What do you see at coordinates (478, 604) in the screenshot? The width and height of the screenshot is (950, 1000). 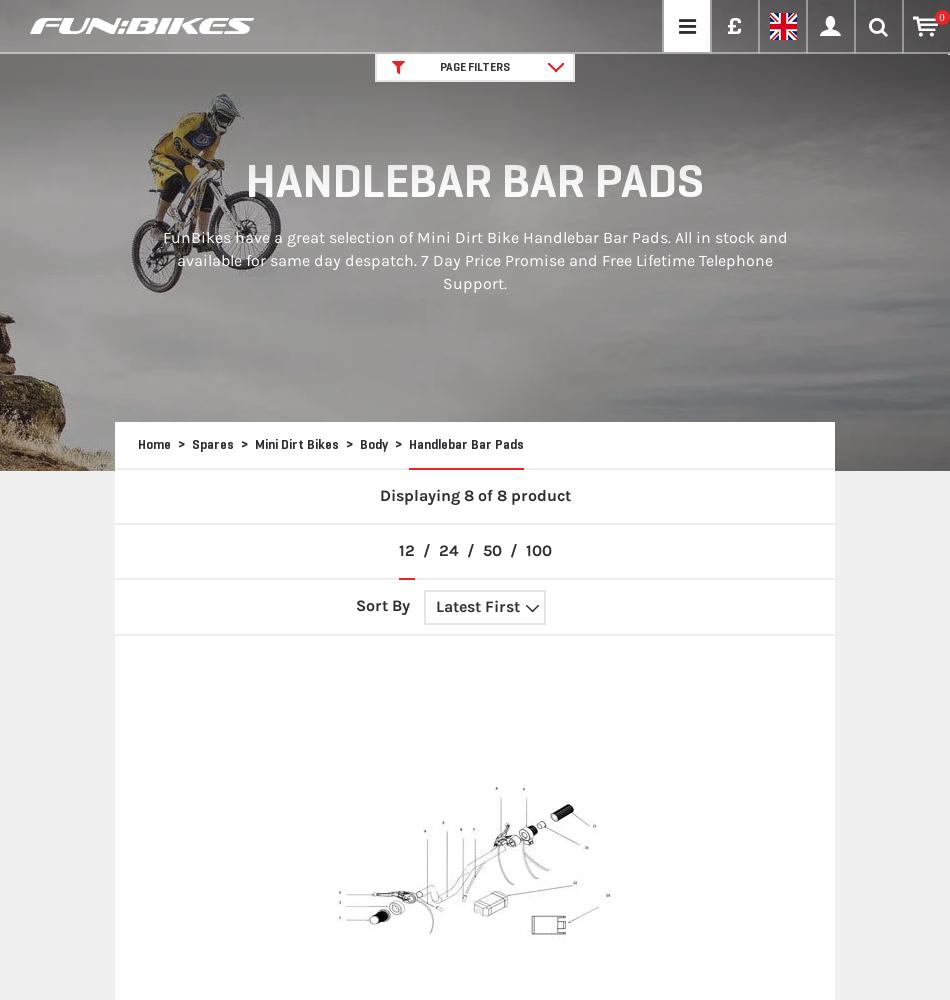 I see `'Latest First'` at bounding box center [478, 604].